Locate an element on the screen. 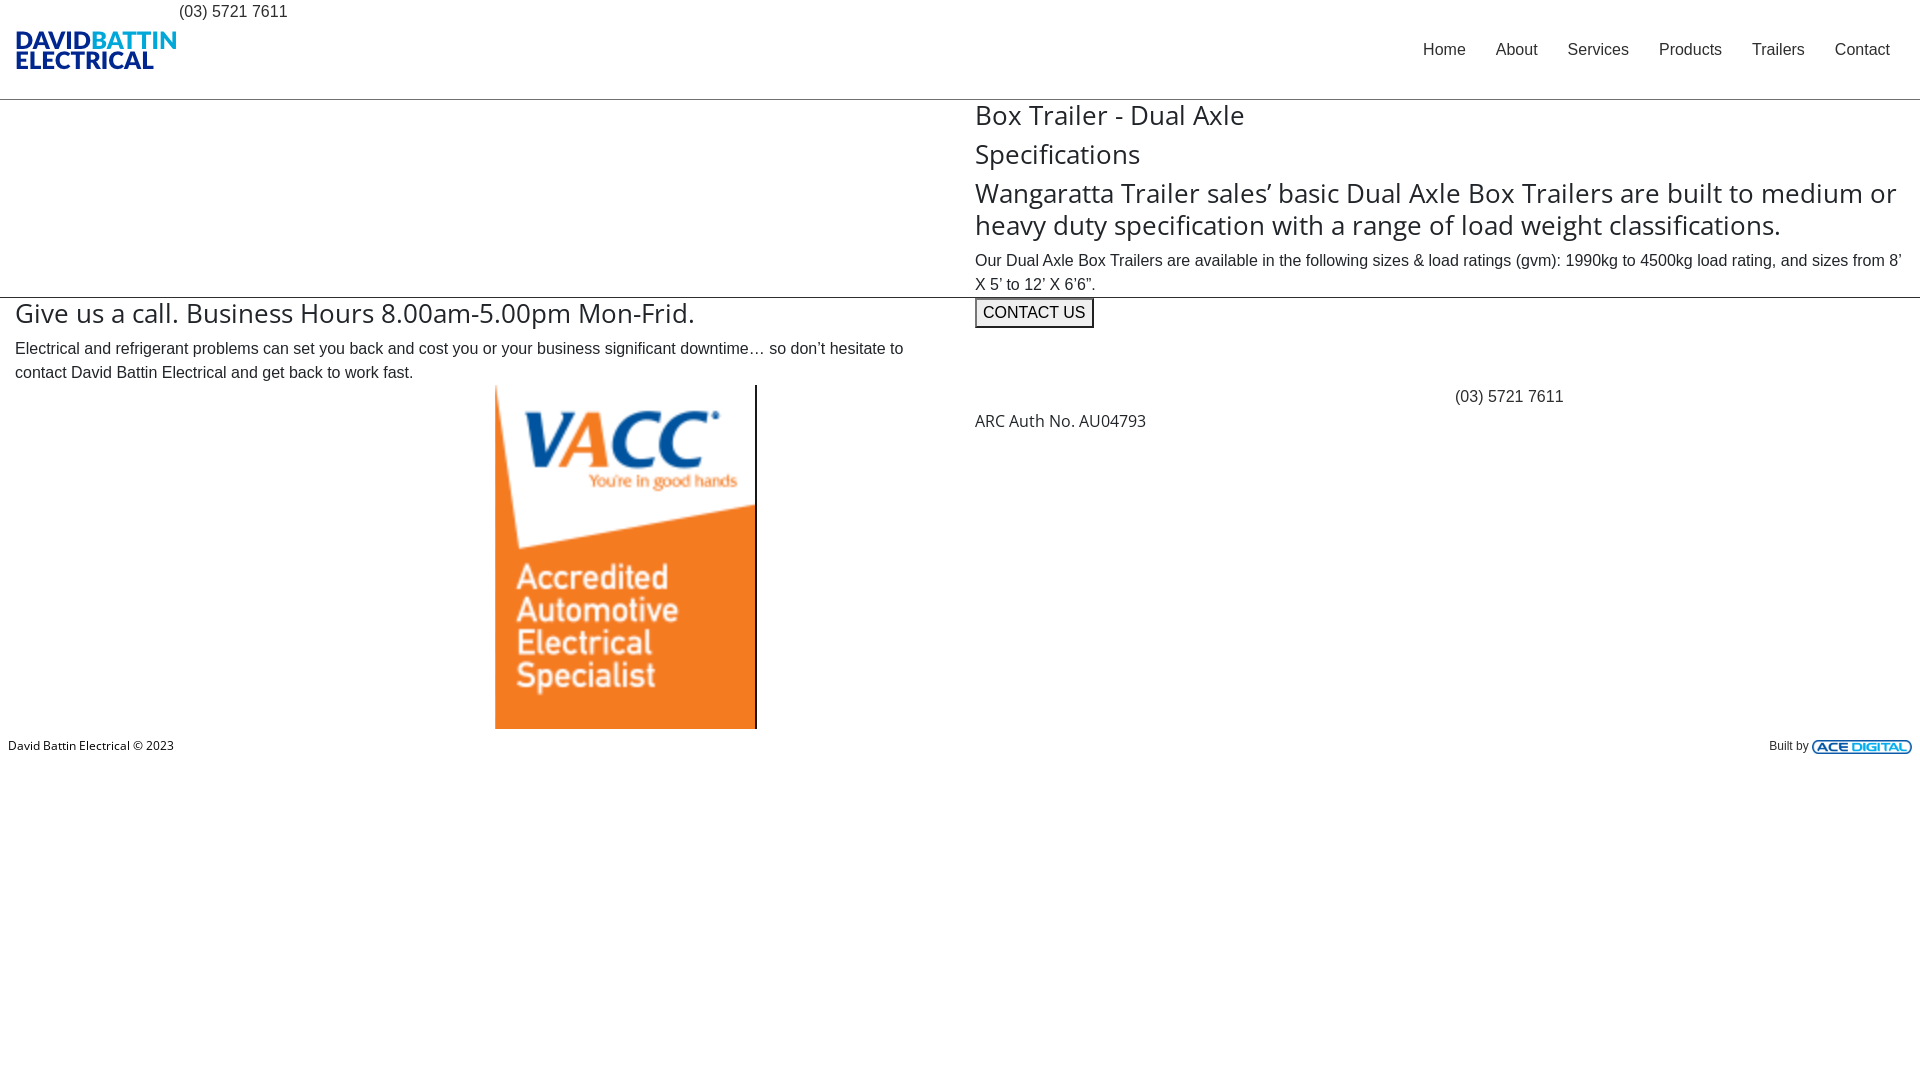  'Contact' is located at coordinates (1819, 49).